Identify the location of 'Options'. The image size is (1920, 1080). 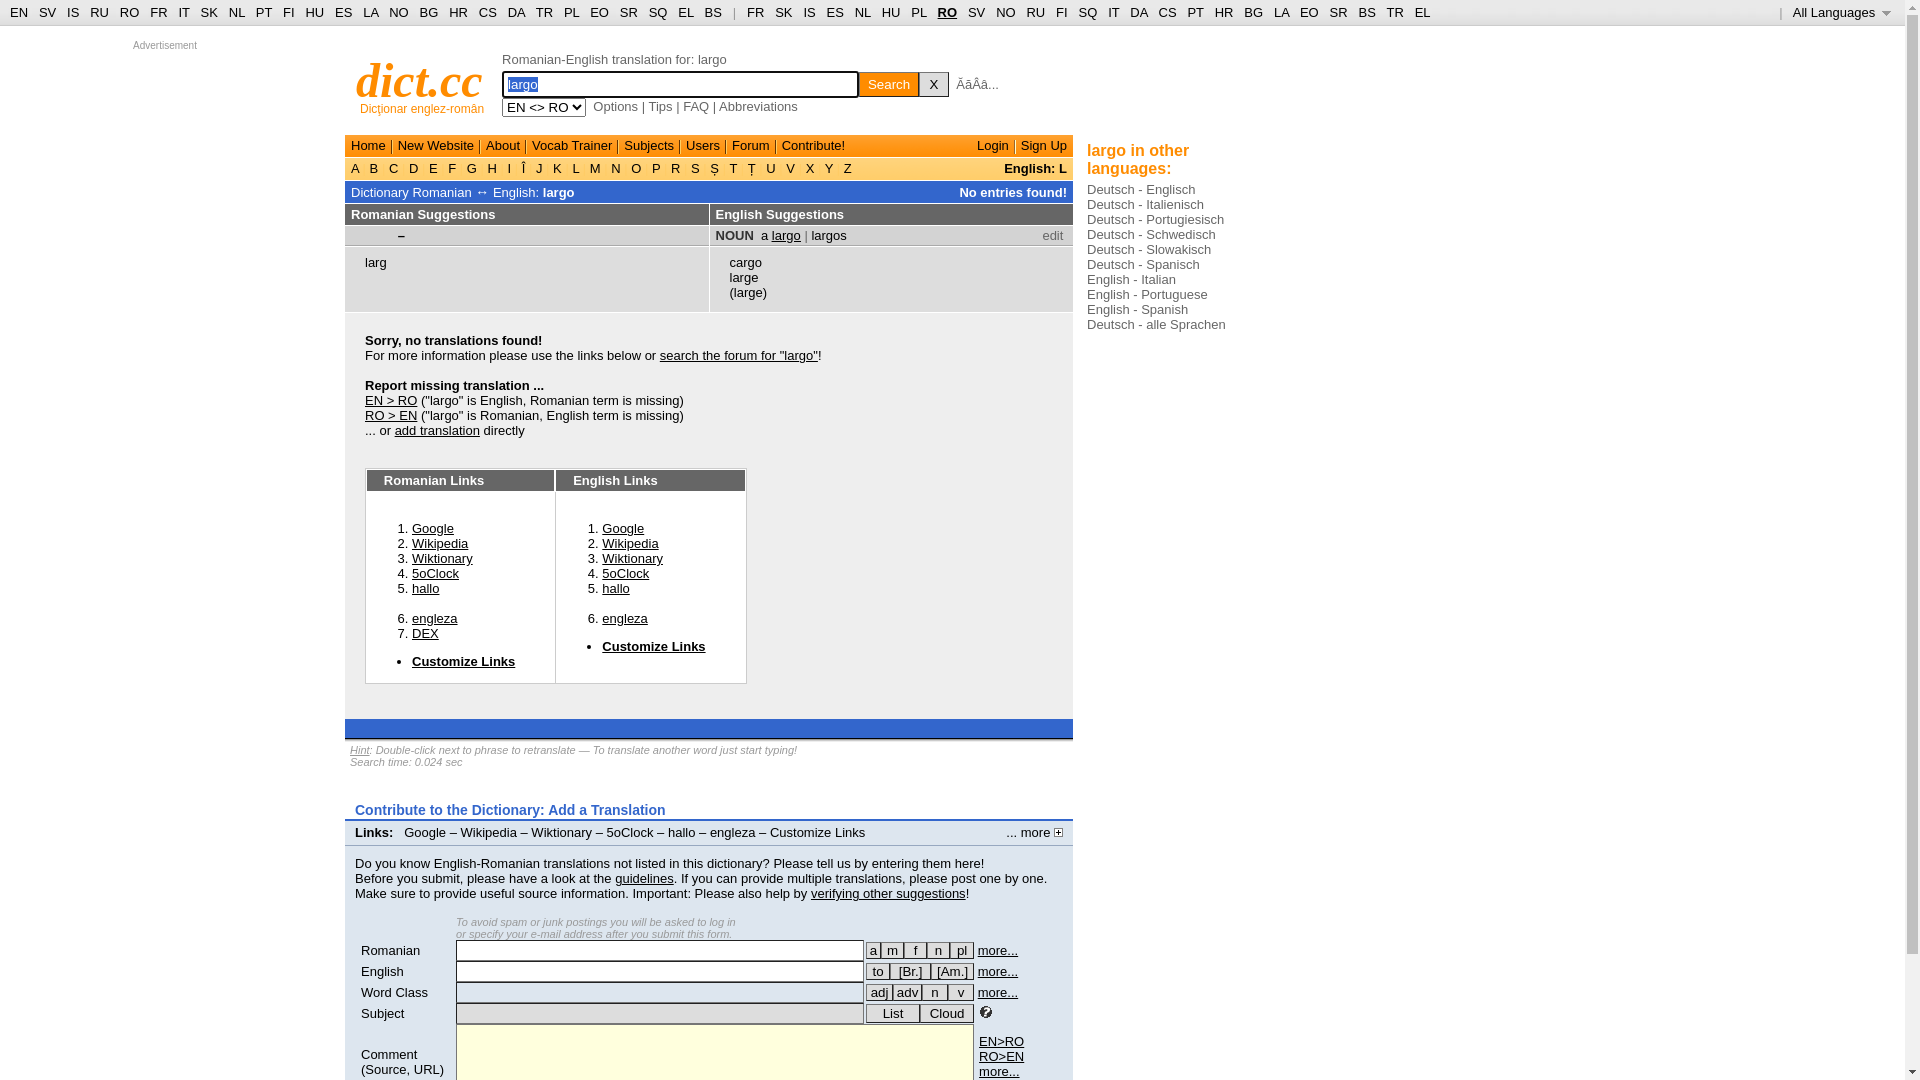
(614, 106).